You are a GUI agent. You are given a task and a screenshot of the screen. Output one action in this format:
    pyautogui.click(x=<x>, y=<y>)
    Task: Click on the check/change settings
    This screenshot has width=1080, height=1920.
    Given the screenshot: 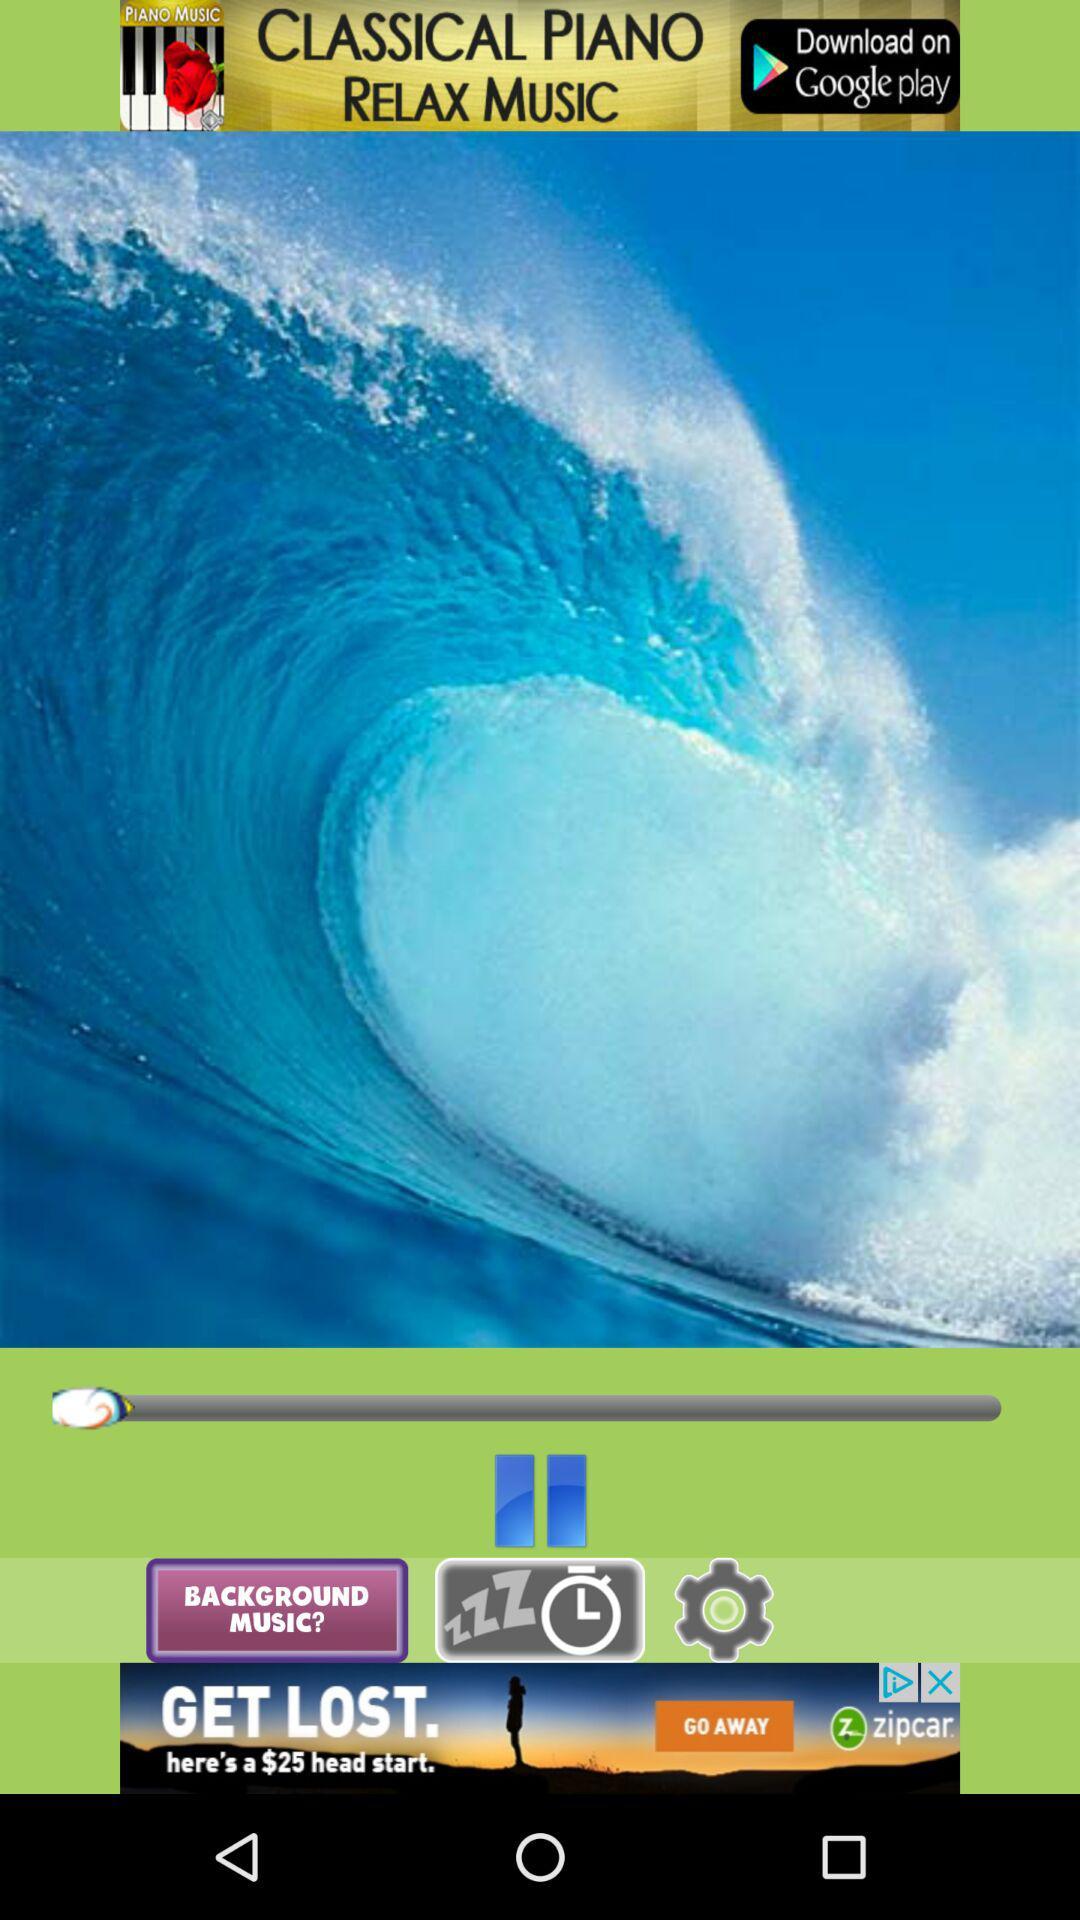 What is the action you would take?
    pyautogui.click(x=723, y=1610)
    